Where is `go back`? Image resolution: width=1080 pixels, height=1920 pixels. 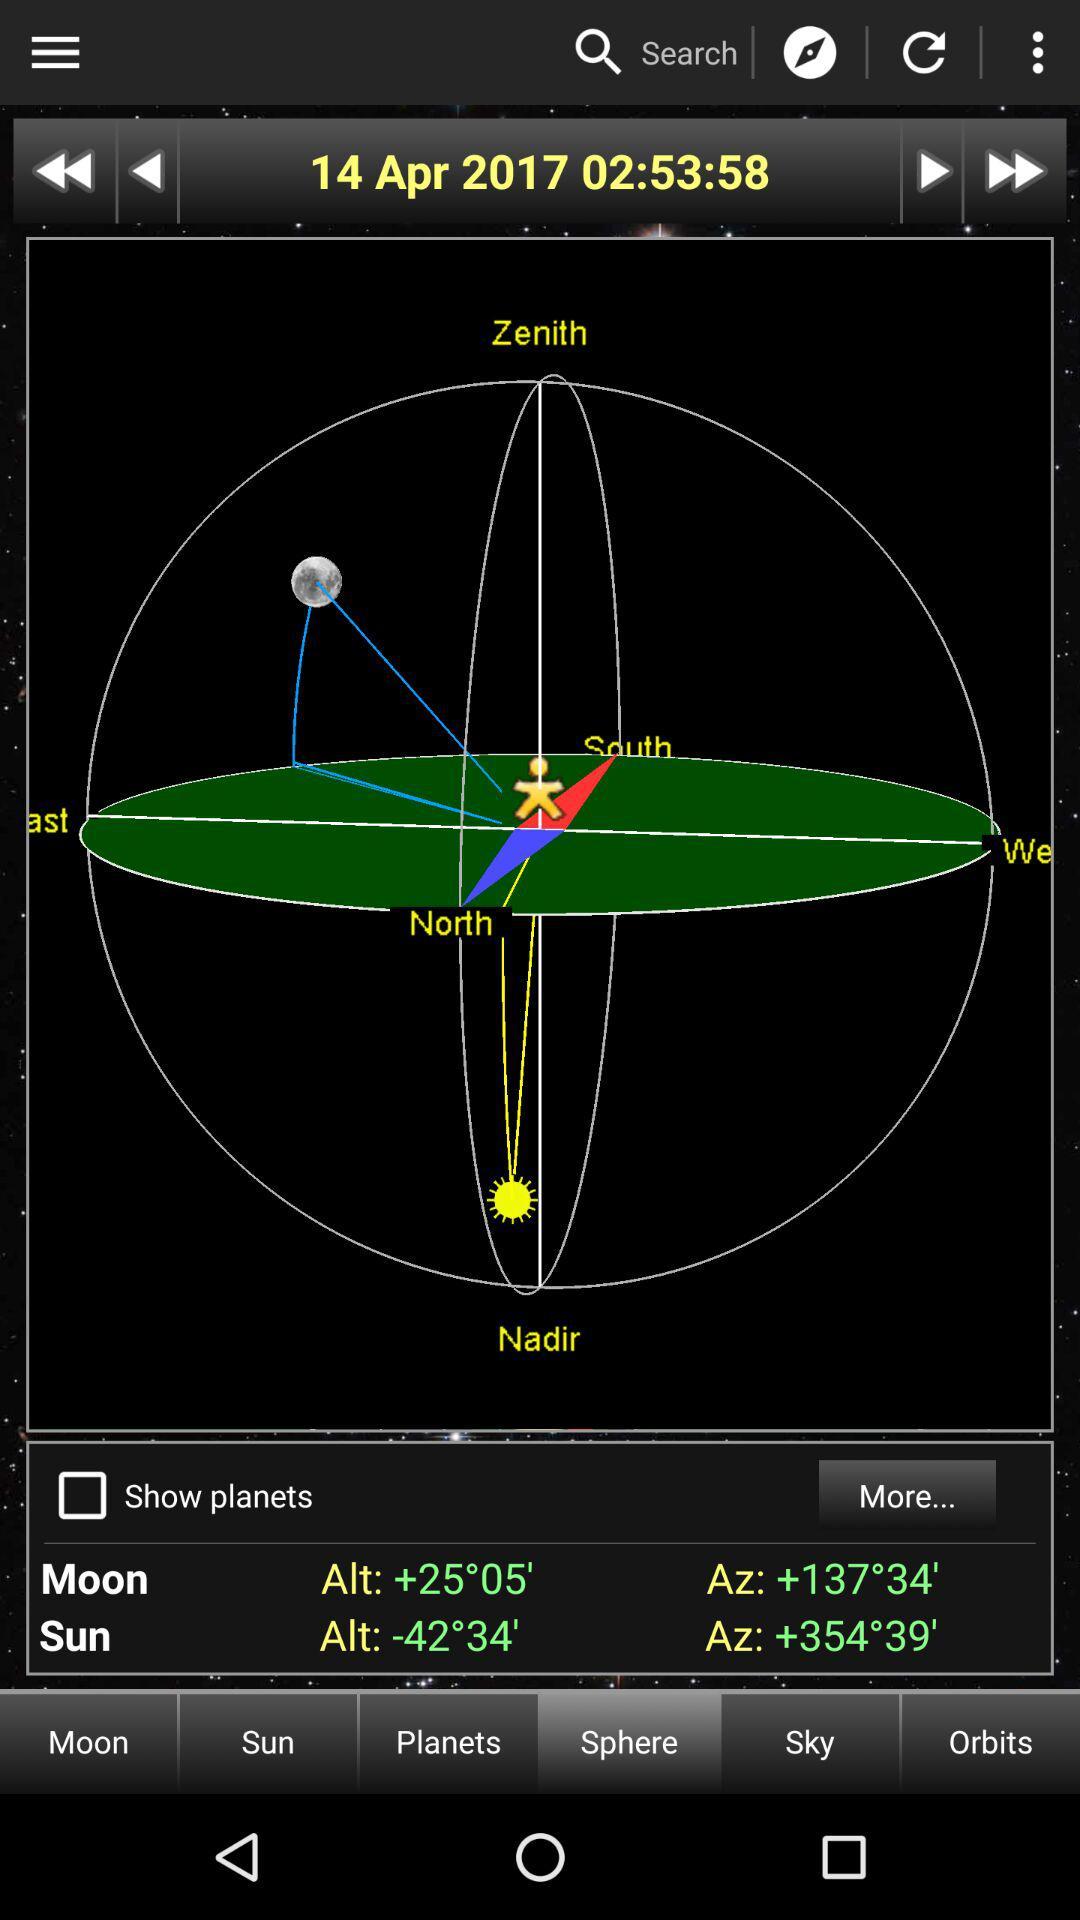
go back is located at coordinates (146, 171).